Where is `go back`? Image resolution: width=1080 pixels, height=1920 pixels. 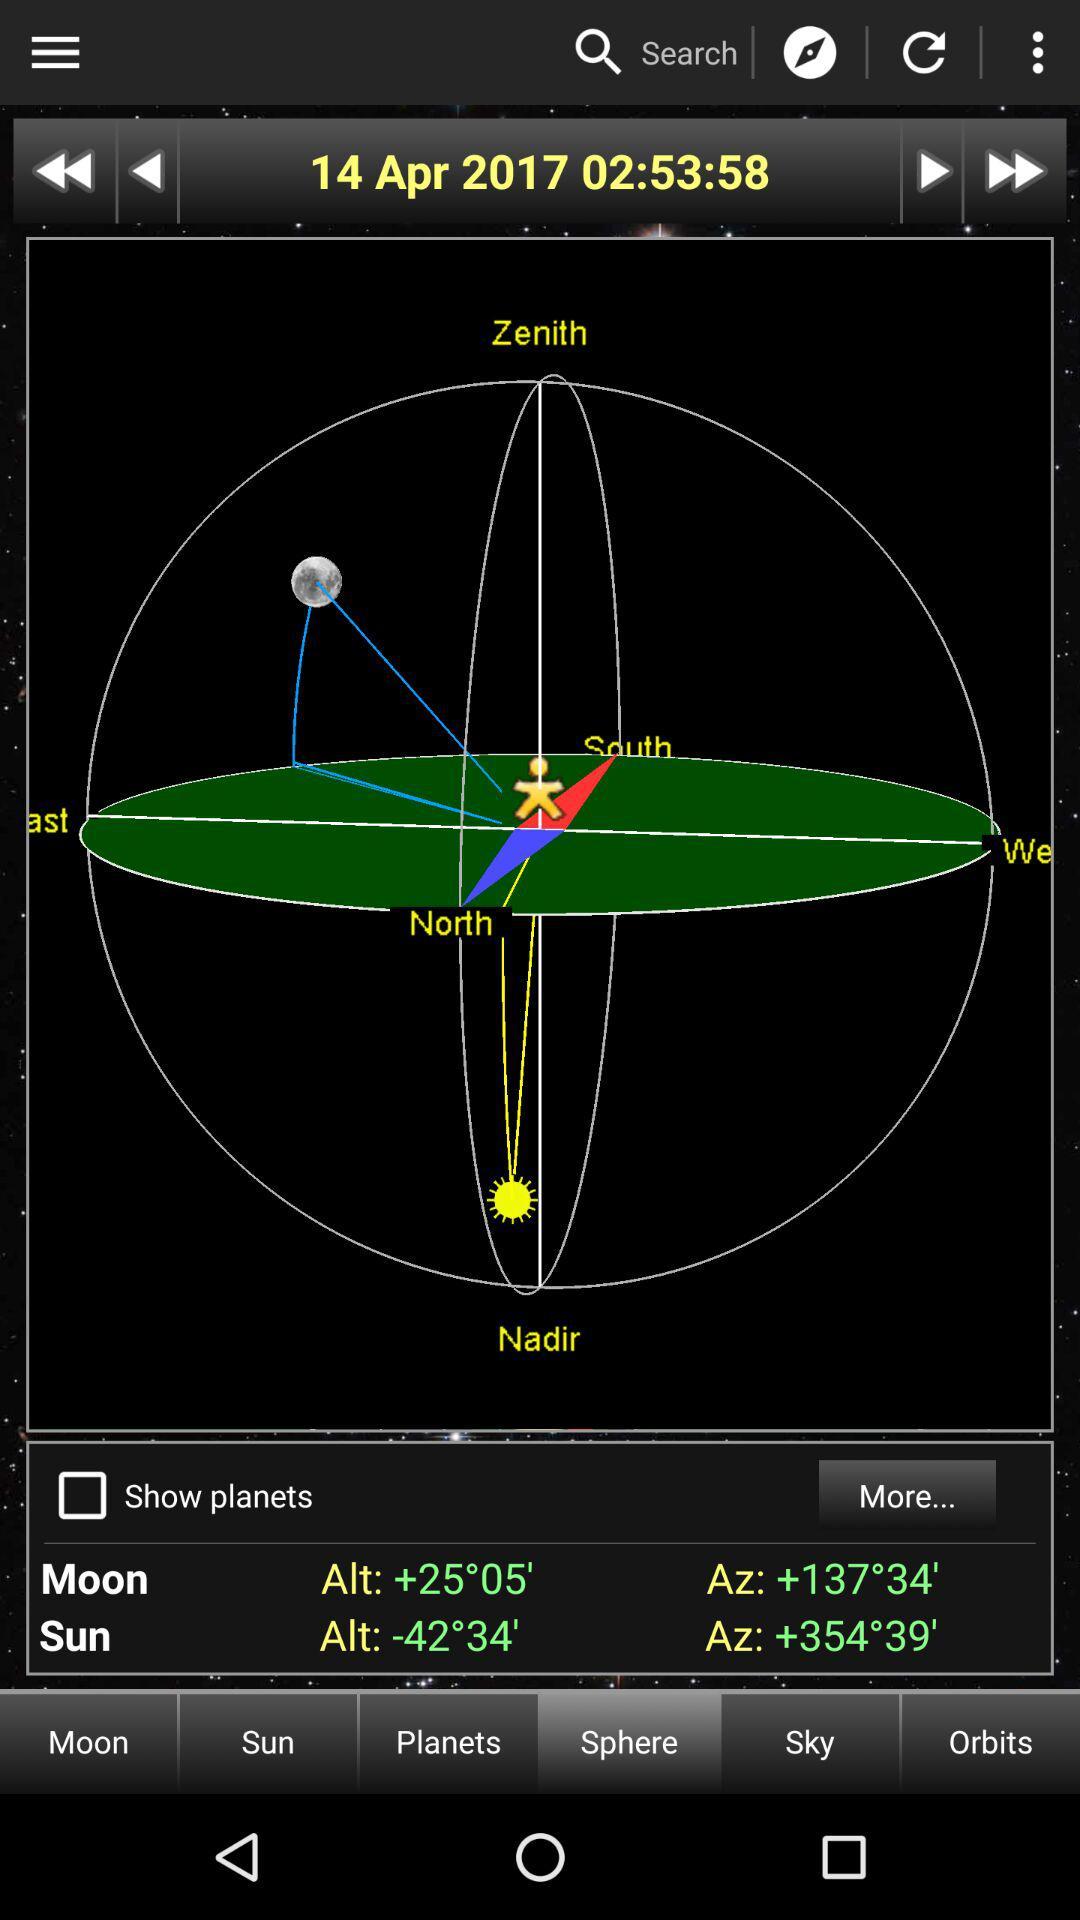
go back is located at coordinates (146, 171).